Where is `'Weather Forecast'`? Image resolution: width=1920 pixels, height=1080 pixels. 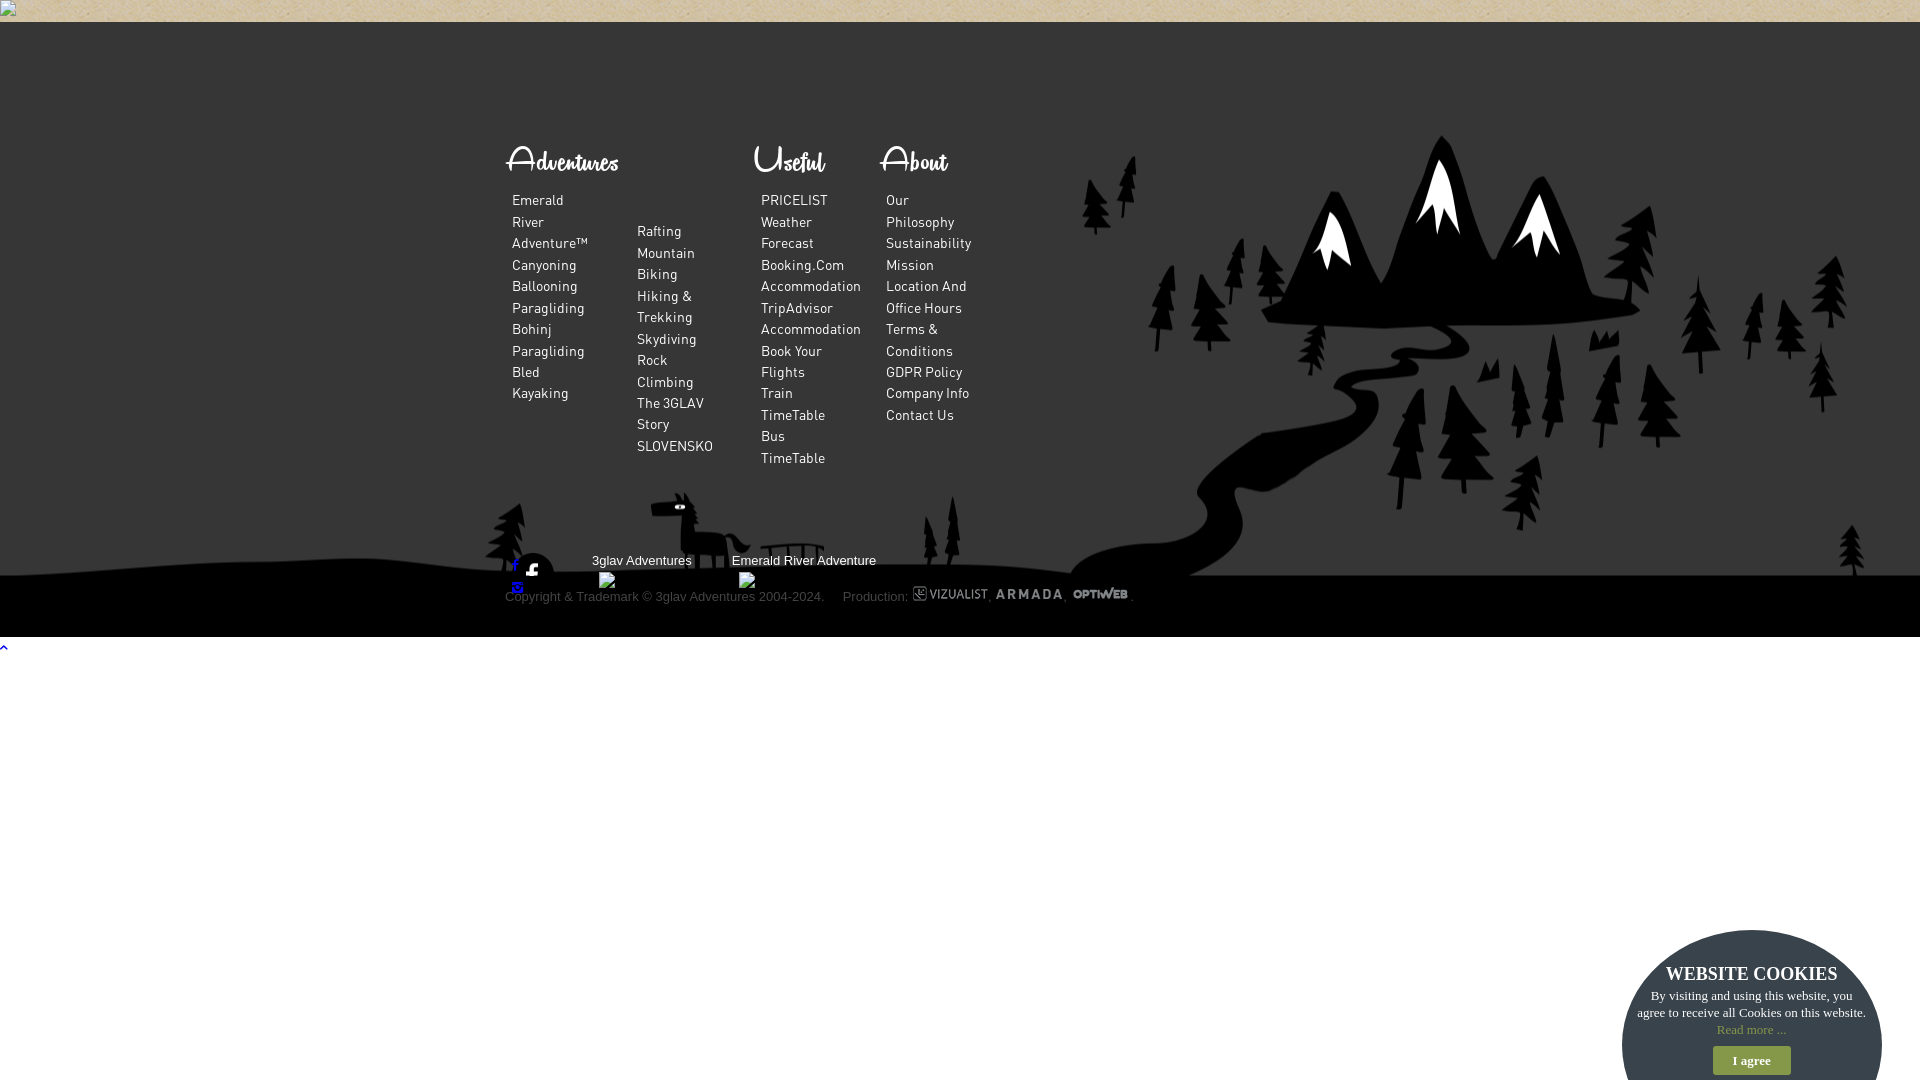
'Weather Forecast' is located at coordinates (786, 230).